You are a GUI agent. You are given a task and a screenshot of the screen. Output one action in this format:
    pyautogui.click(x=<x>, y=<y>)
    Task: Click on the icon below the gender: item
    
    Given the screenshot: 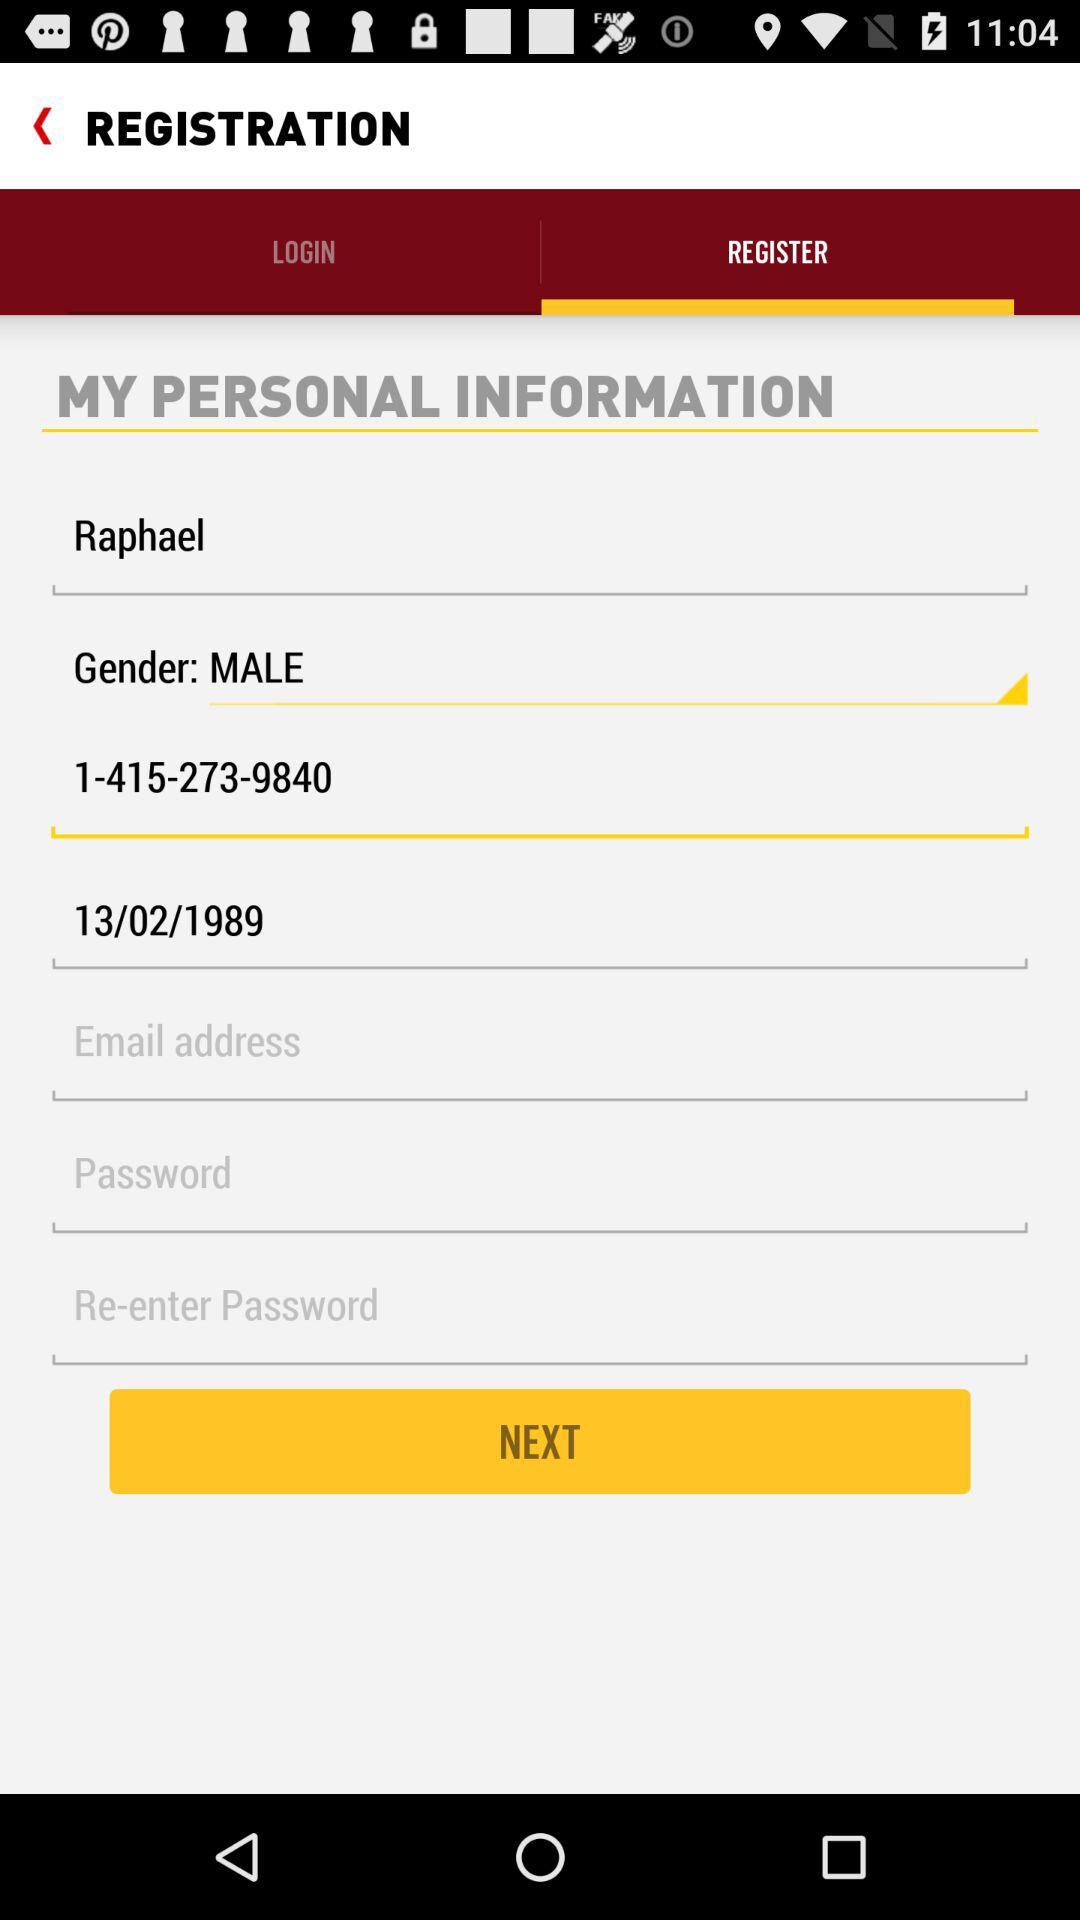 What is the action you would take?
    pyautogui.click(x=540, y=787)
    